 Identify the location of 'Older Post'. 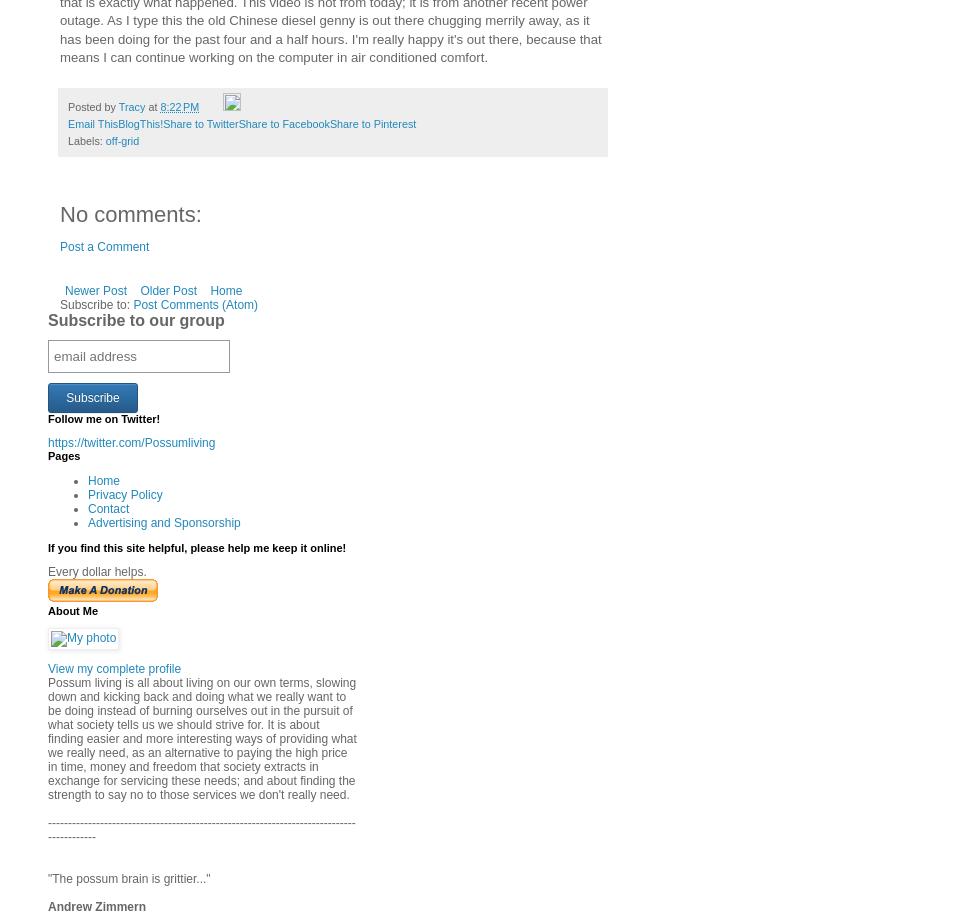
(168, 289).